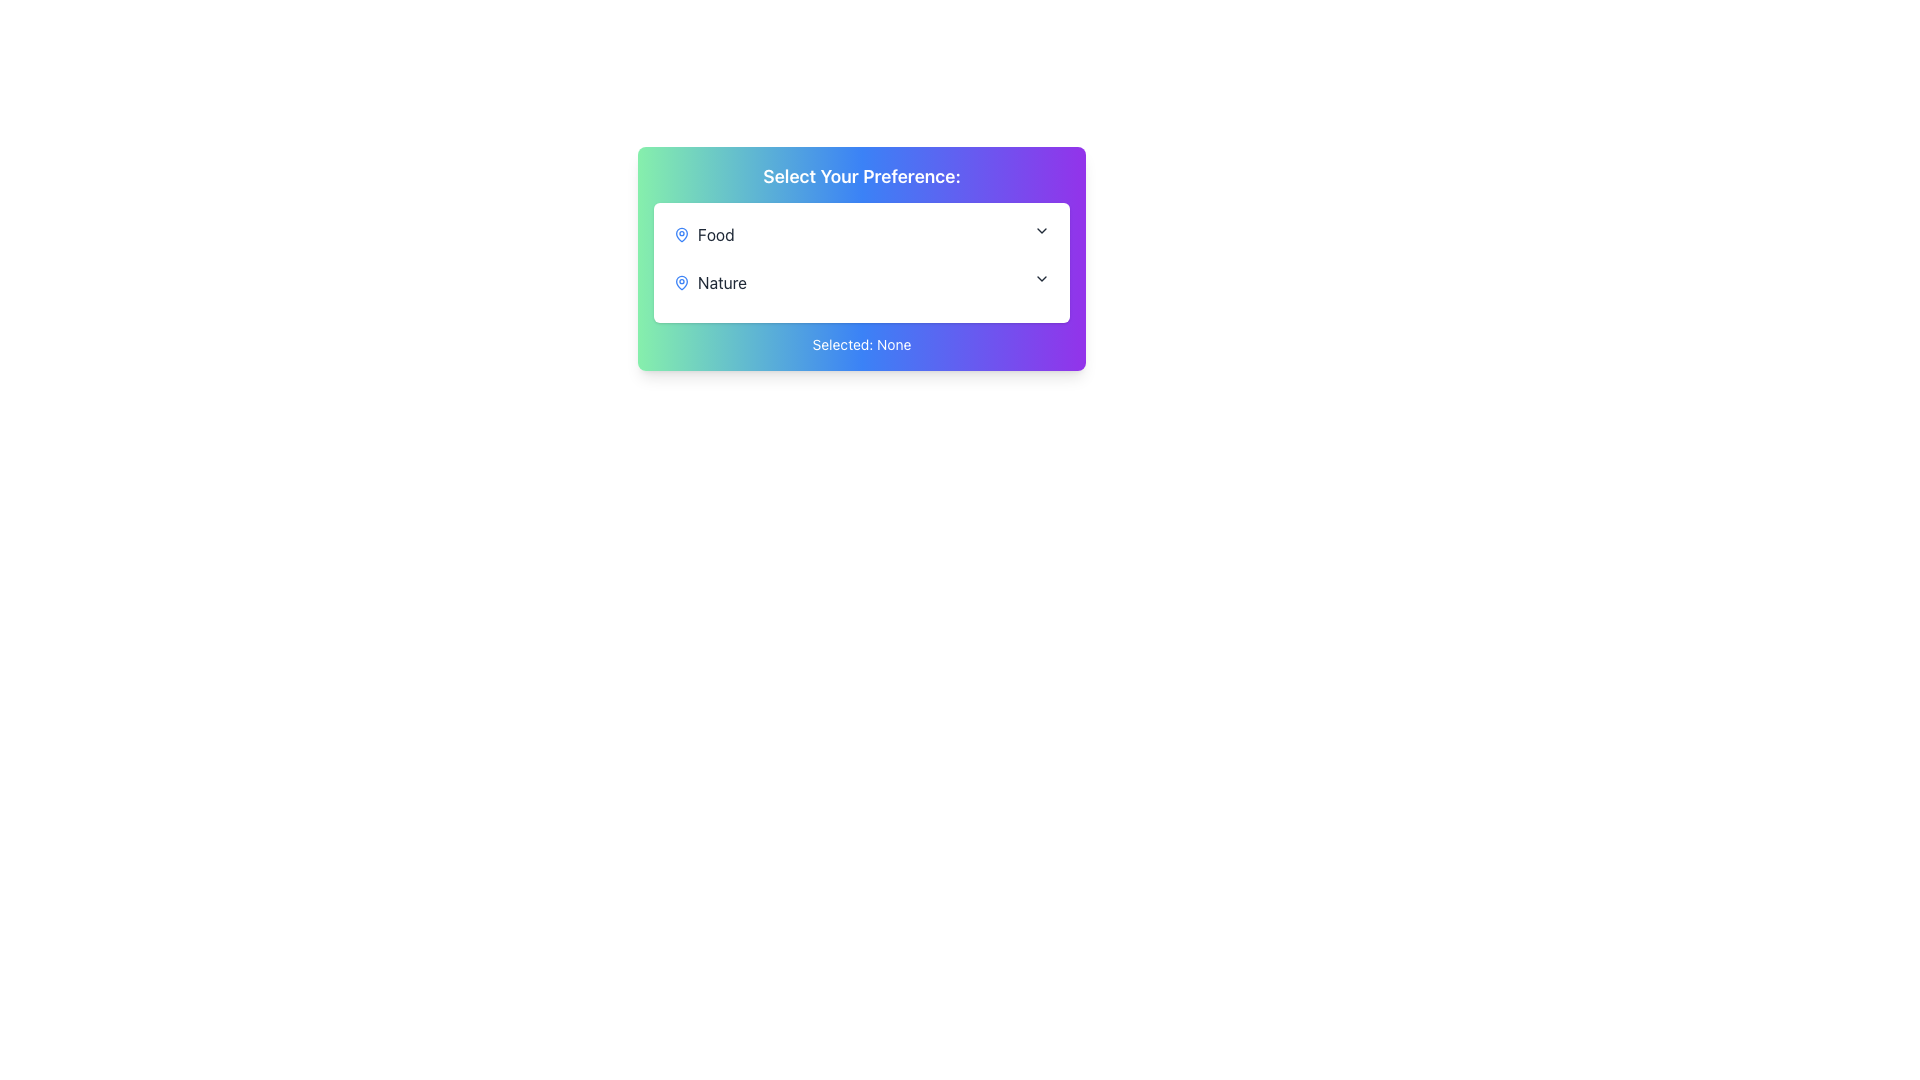  What do you see at coordinates (1040, 230) in the screenshot?
I see `the downward-pointing chevron icon located on the far right of the 'Food' selection item in the dropdown list` at bounding box center [1040, 230].